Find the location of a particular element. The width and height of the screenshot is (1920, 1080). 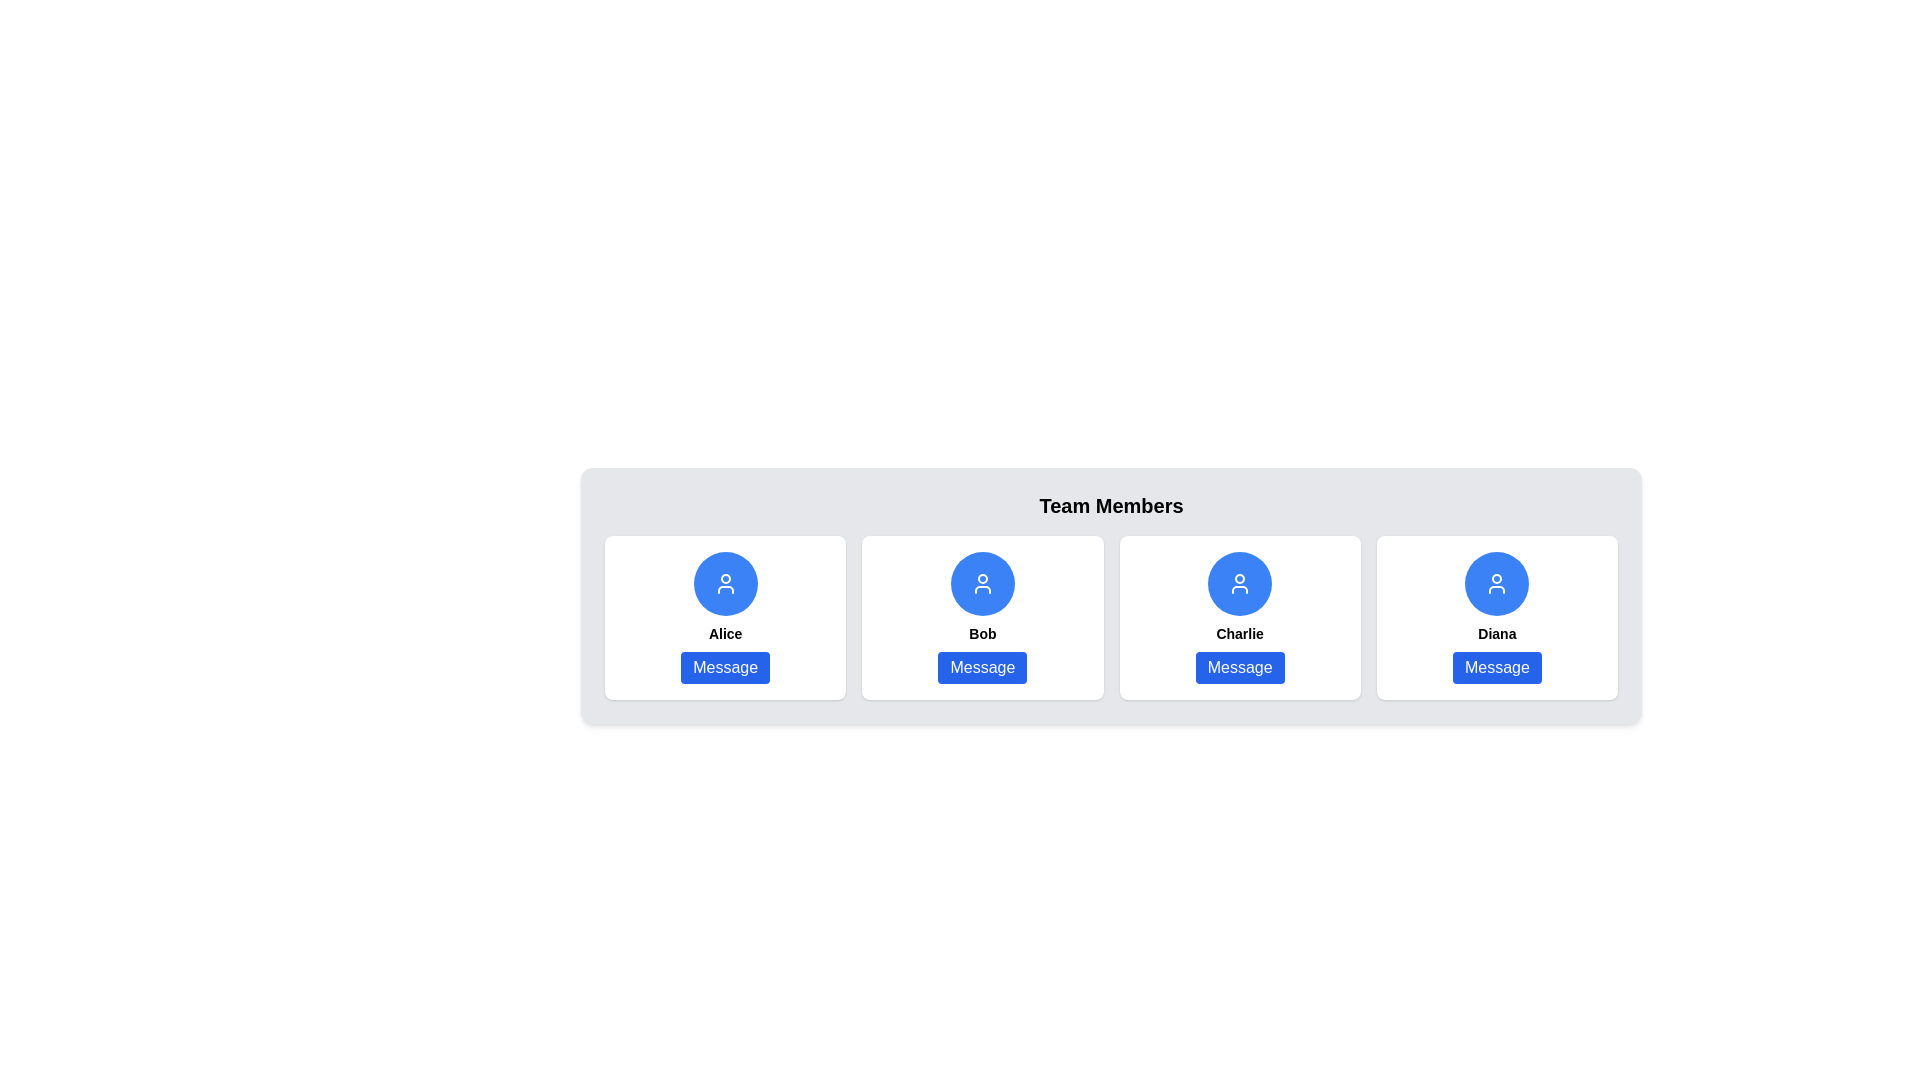

the text label displaying the name 'Diana', which is located within the fourth user card, positioned under the user icon and above the 'Message' button is located at coordinates (1497, 633).